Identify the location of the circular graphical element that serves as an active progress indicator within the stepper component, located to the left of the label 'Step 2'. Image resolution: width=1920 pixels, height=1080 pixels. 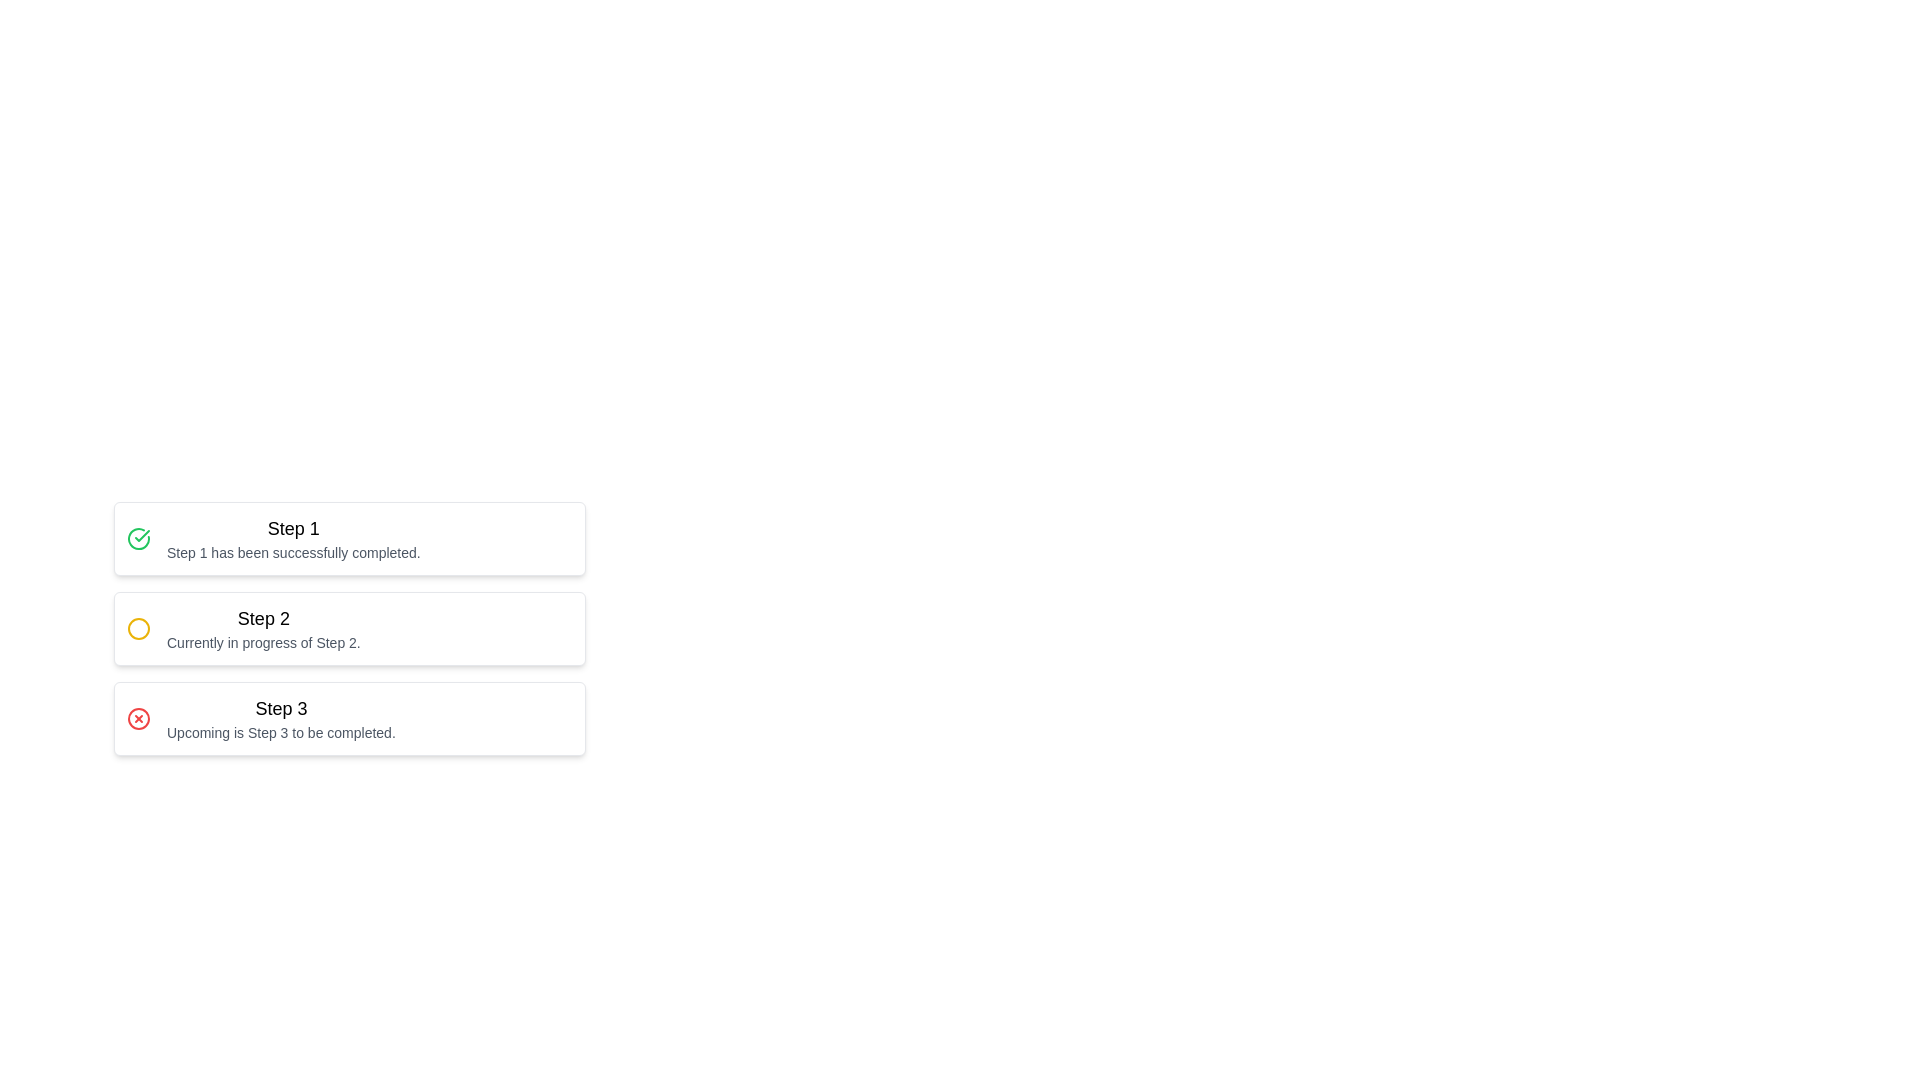
(138, 627).